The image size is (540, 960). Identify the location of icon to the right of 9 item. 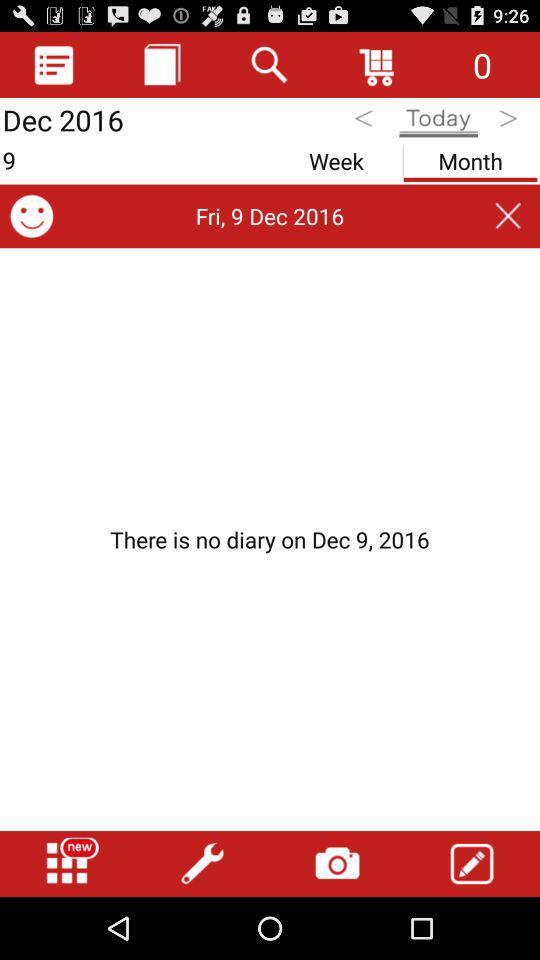
(336, 156).